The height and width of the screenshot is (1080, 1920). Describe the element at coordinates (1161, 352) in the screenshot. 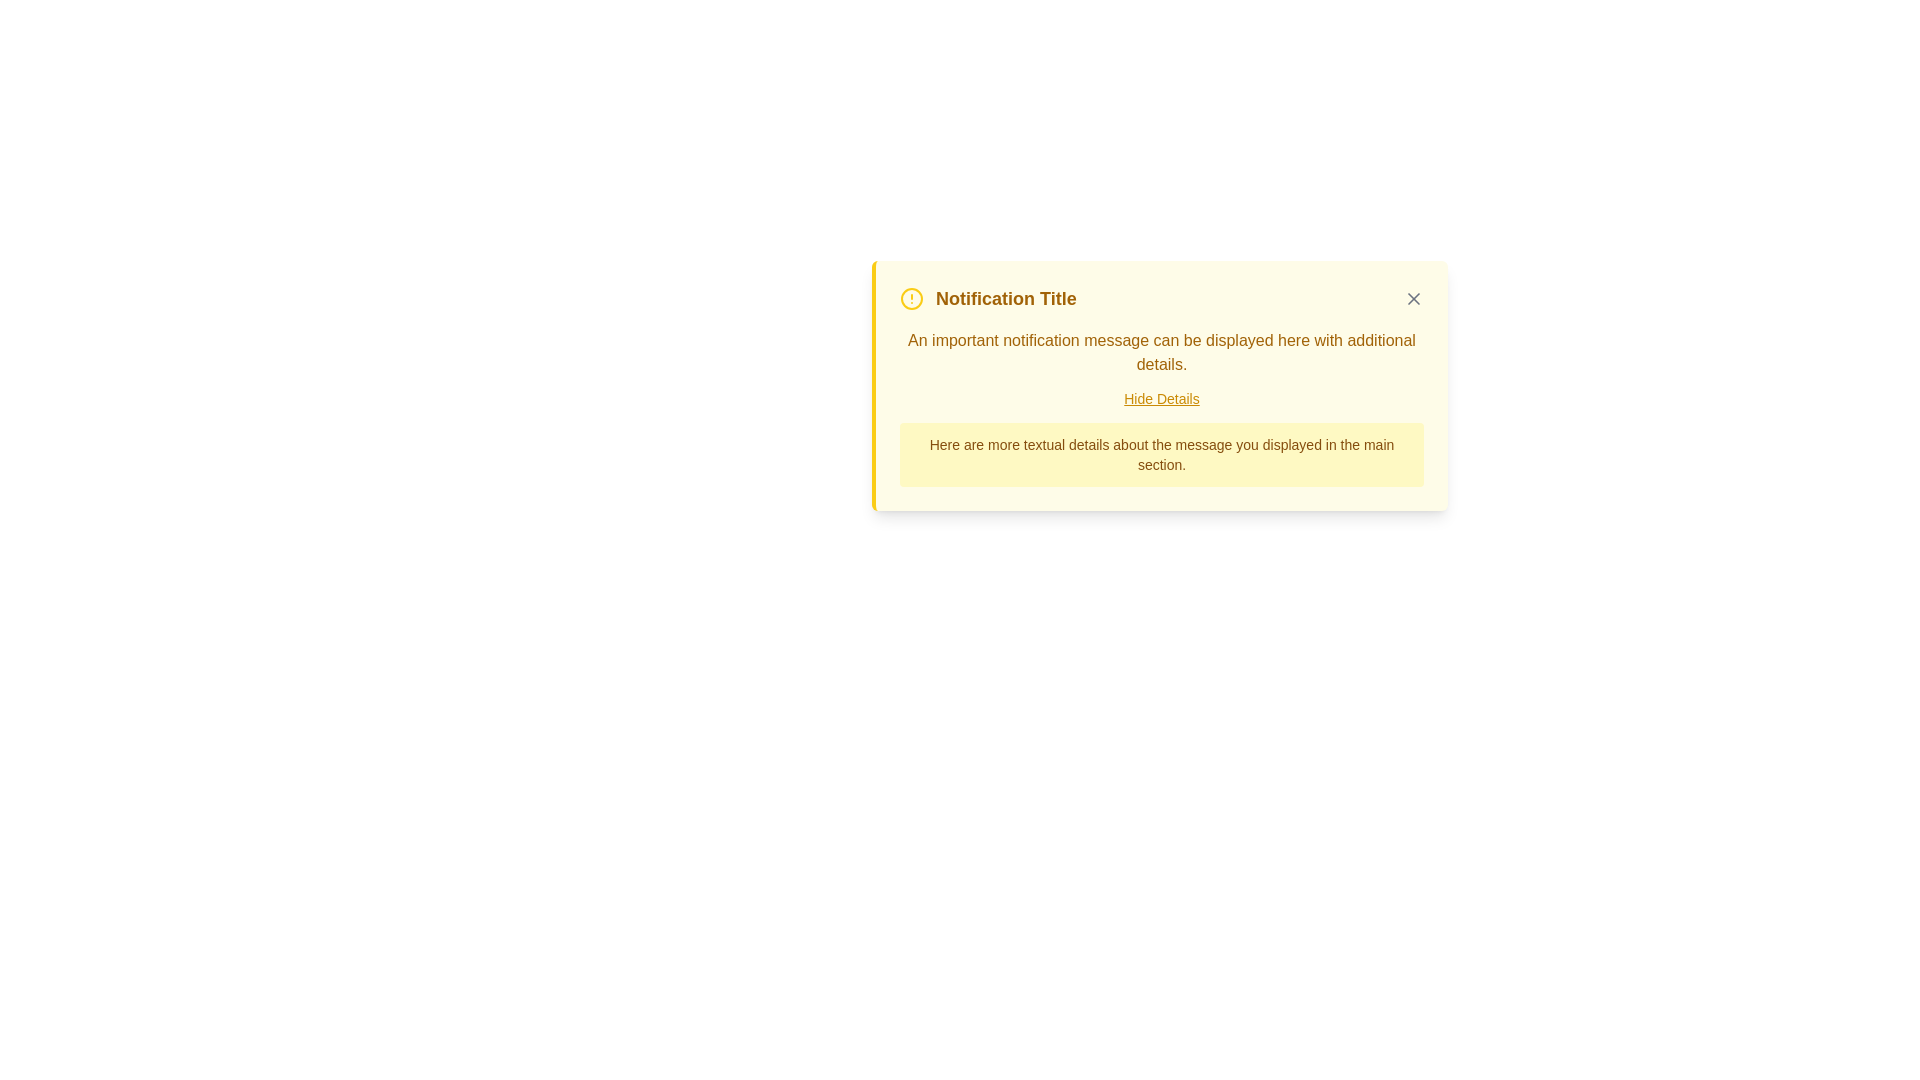

I see `the Informative Text Block located under the title 'Notification Title' within the yellow bordered notification card` at that location.